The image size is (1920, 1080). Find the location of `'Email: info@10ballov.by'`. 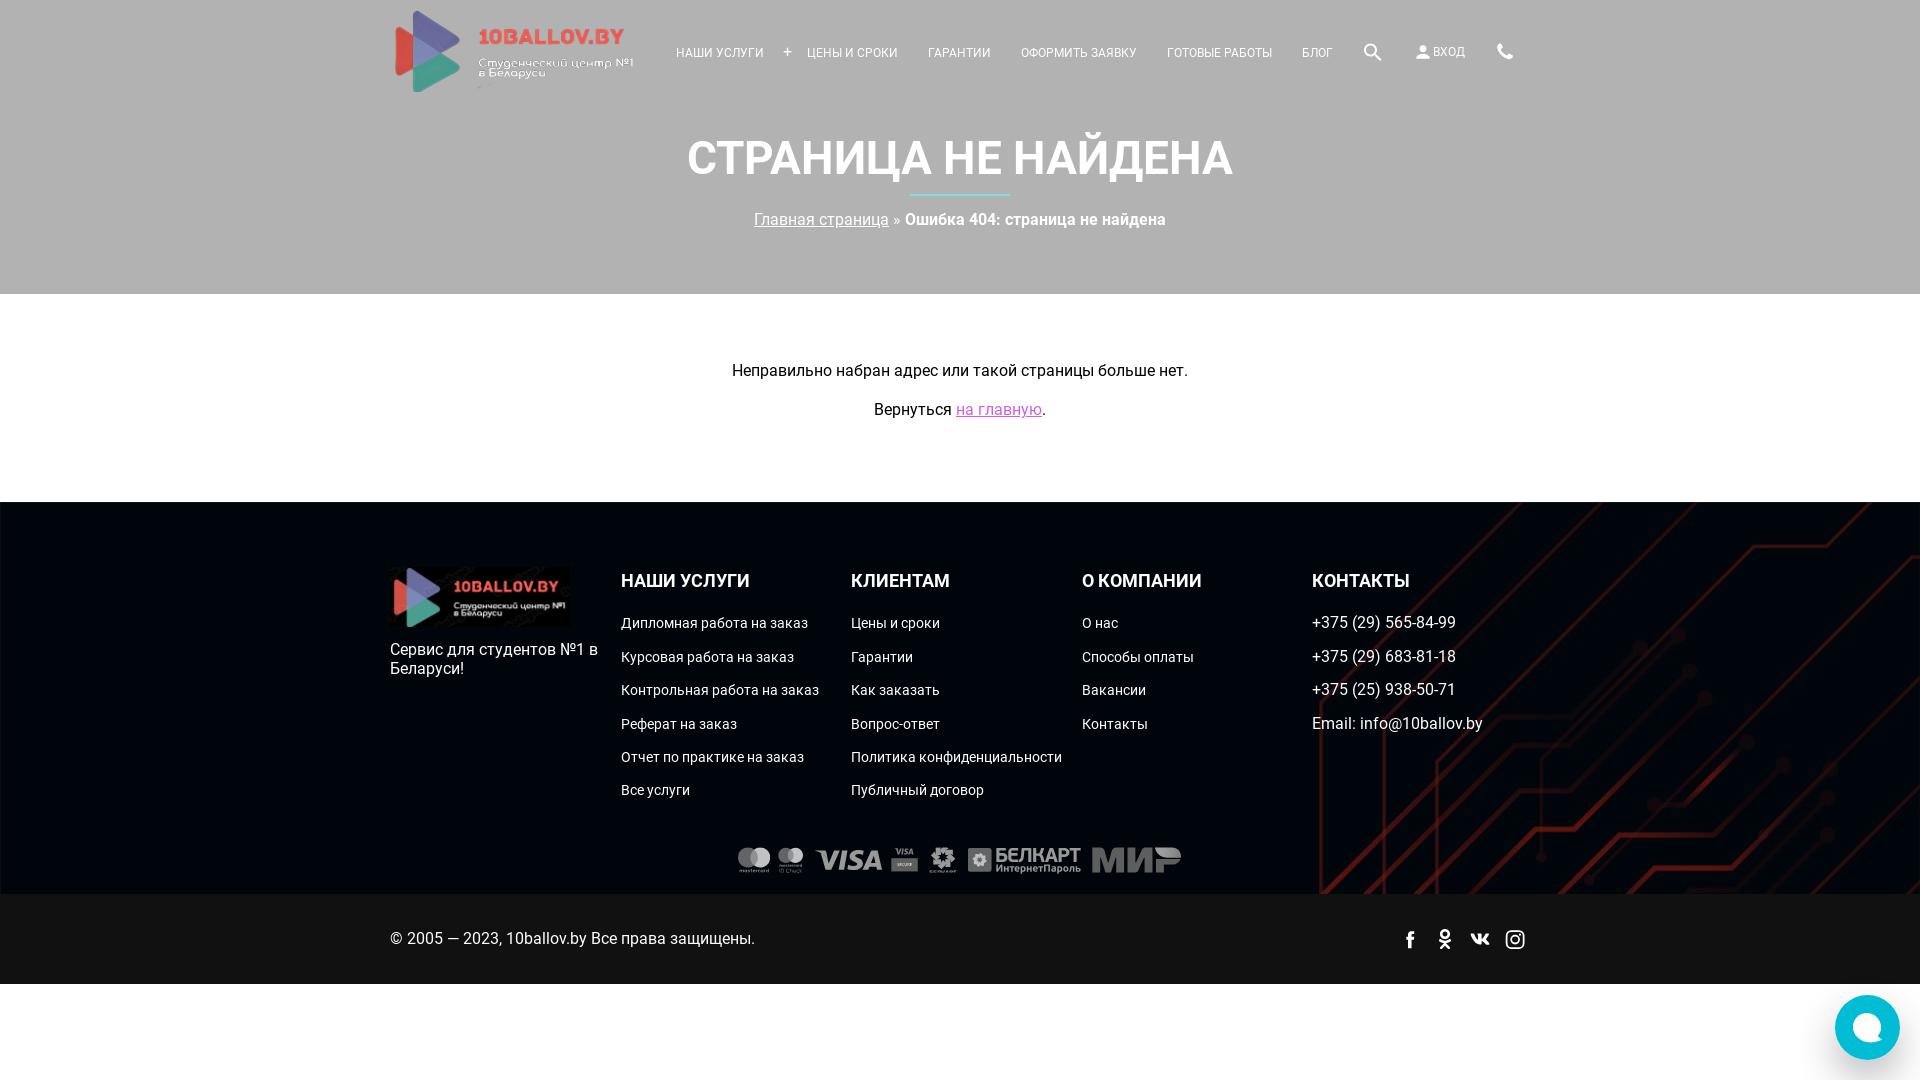

'Email: info@10ballov.by' is located at coordinates (1311, 723).